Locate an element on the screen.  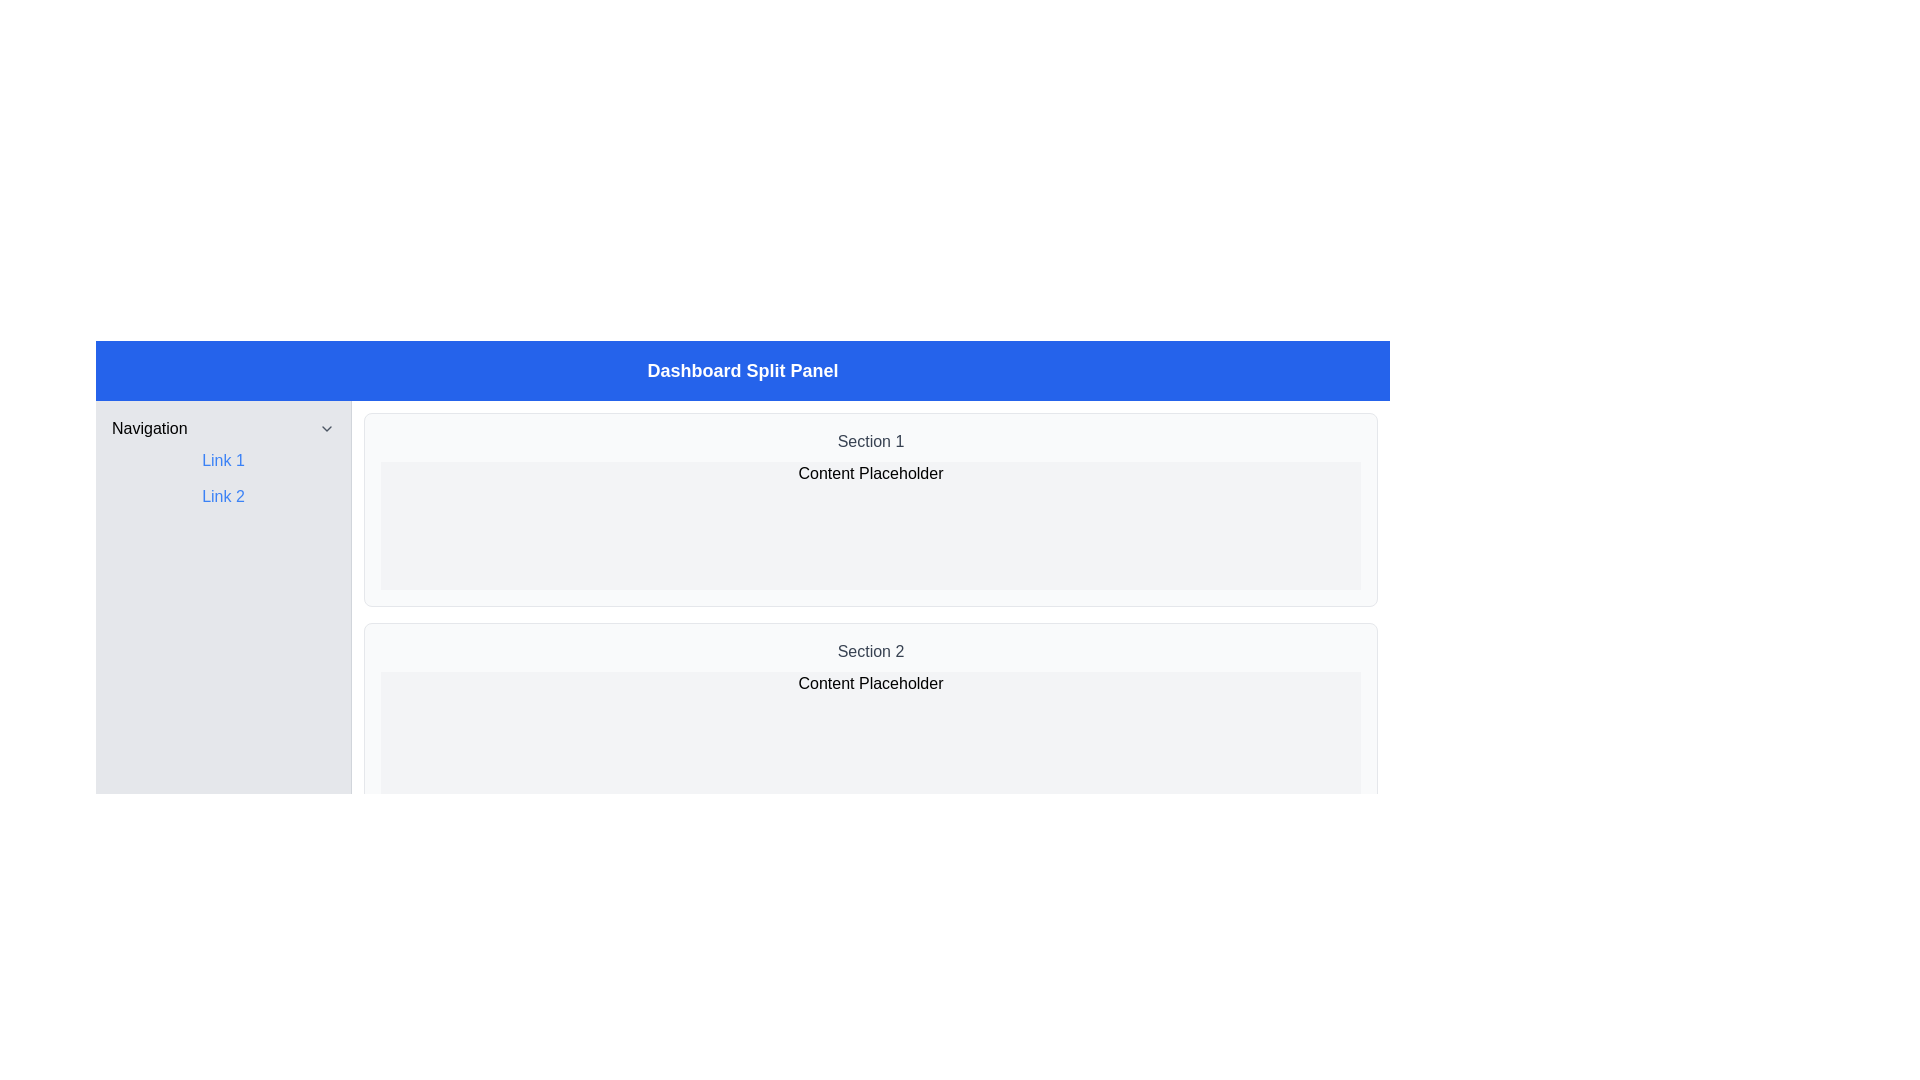
the section header text located above the 'Content Placeholder' in the lower section of the list is located at coordinates (870, 651).